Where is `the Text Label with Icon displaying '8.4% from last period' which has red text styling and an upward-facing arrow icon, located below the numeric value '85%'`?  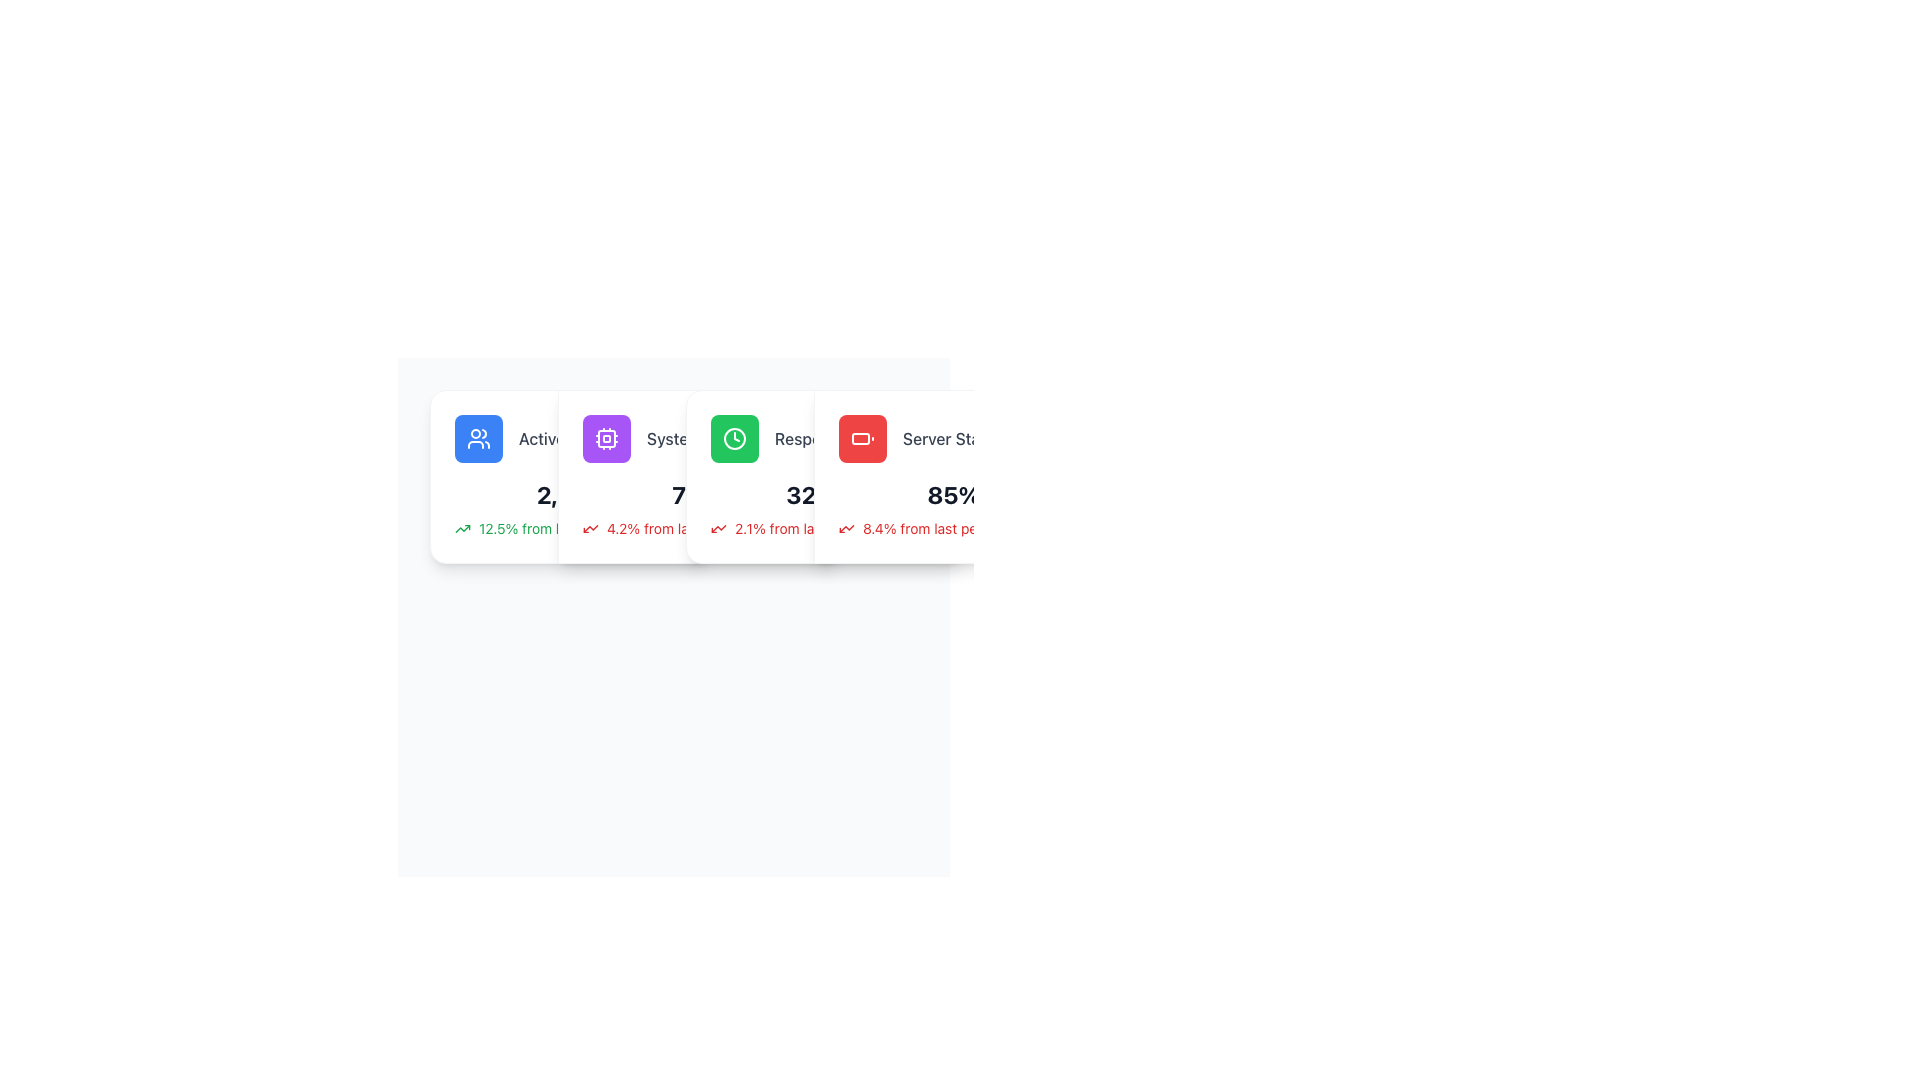
the Text Label with Icon displaying '8.4% from last period' which has red text styling and an upward-facing arrow icon, located below the numeric value '85%' is located at coordinates (953, 527).